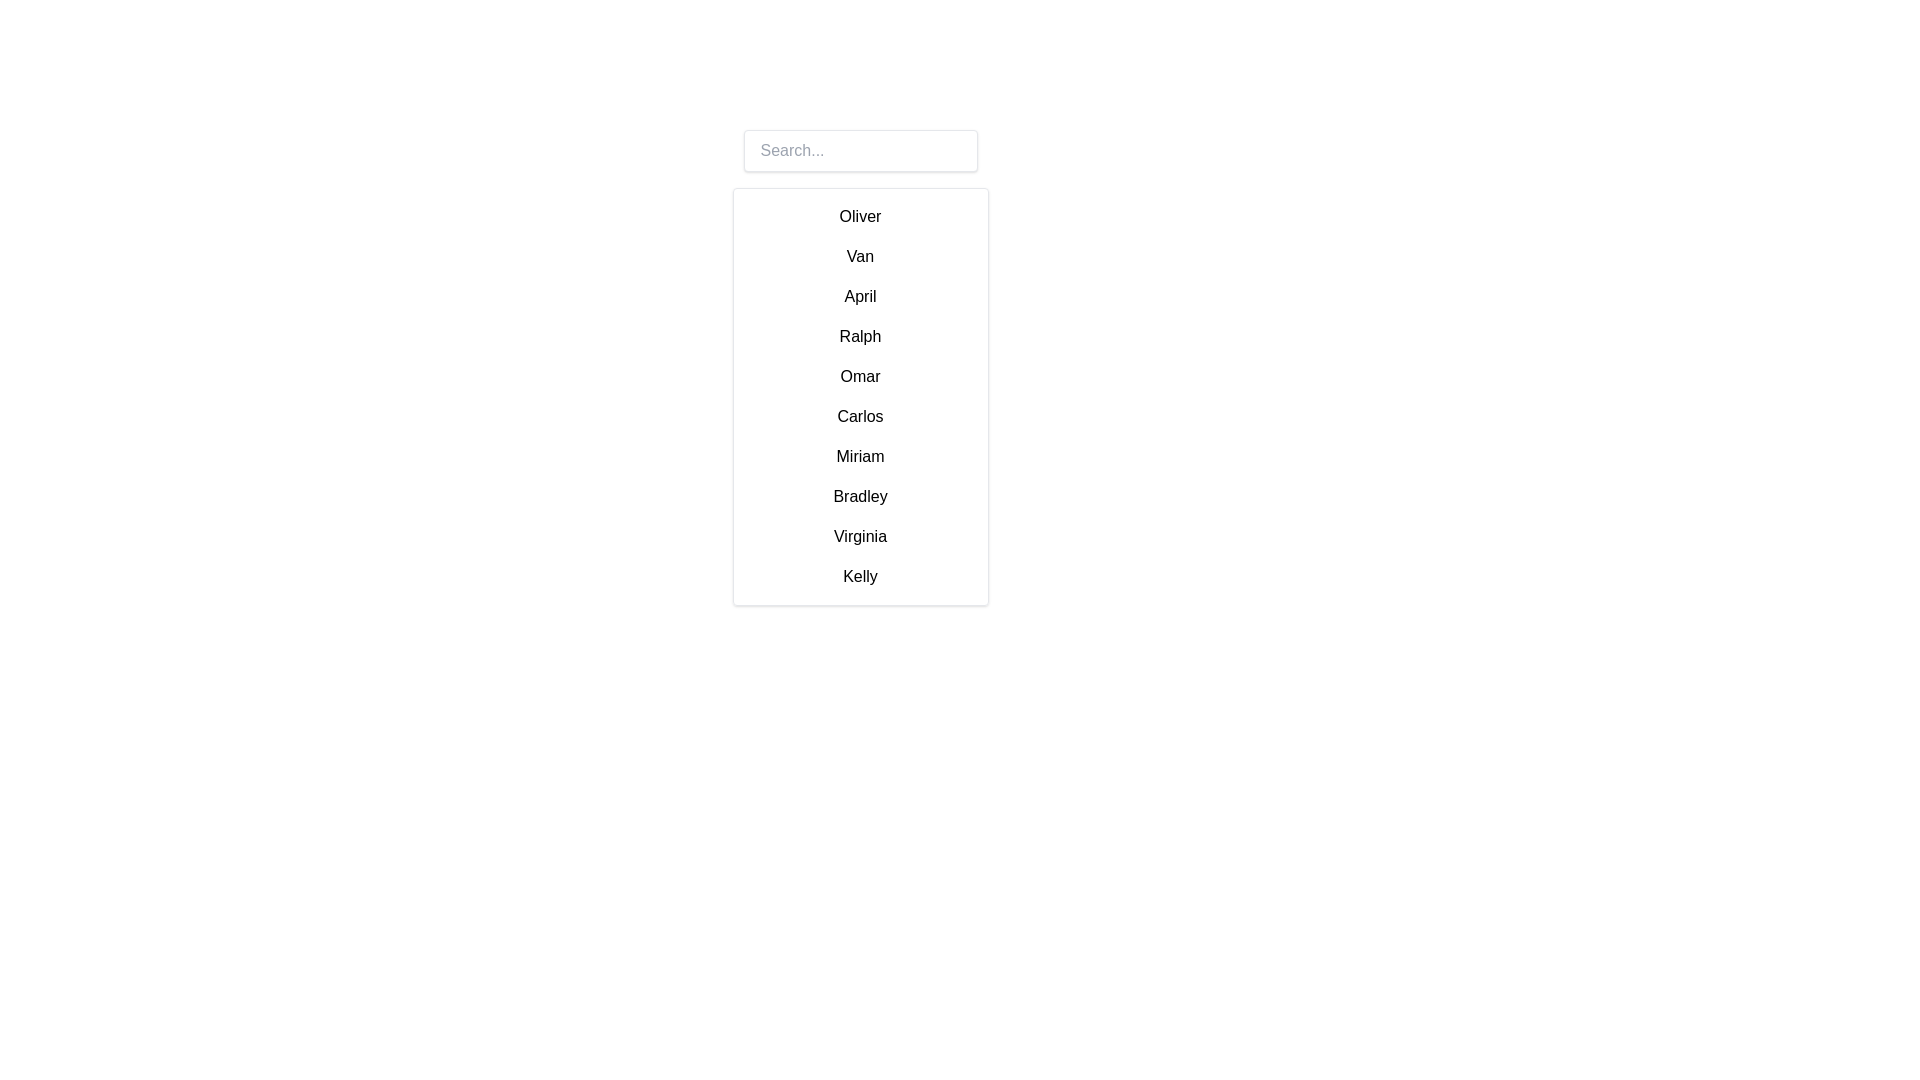 The width and height of the screenshot is (1920, 1080). What do you see at coordinates (860, 397) in the screenshot?
I see `the fifth entry labeled 'Omar' in the dropdown list located beneath the search bar` at bounding box center [860, 397].